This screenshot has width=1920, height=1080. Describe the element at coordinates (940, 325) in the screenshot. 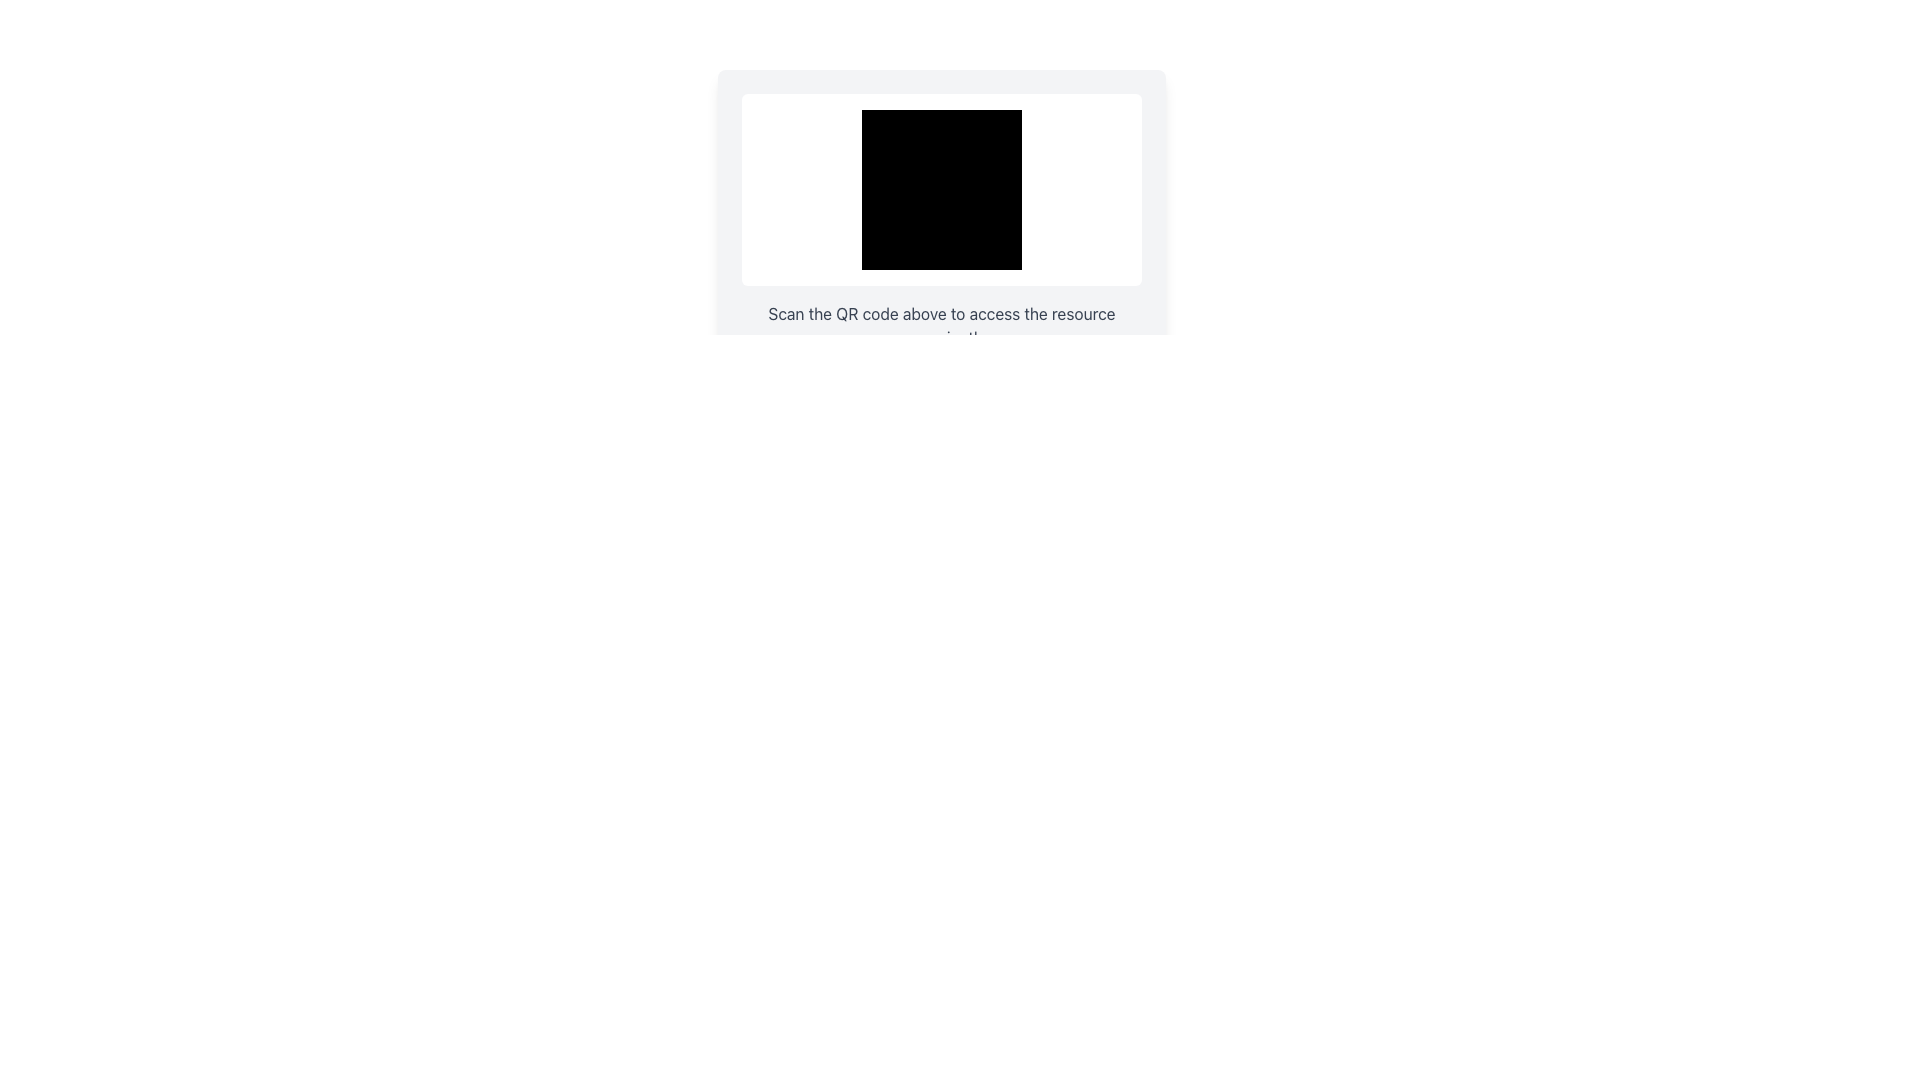

I see `instruction provided by the static text label located below the QR code and above the 'Copy Link' button` at that location.